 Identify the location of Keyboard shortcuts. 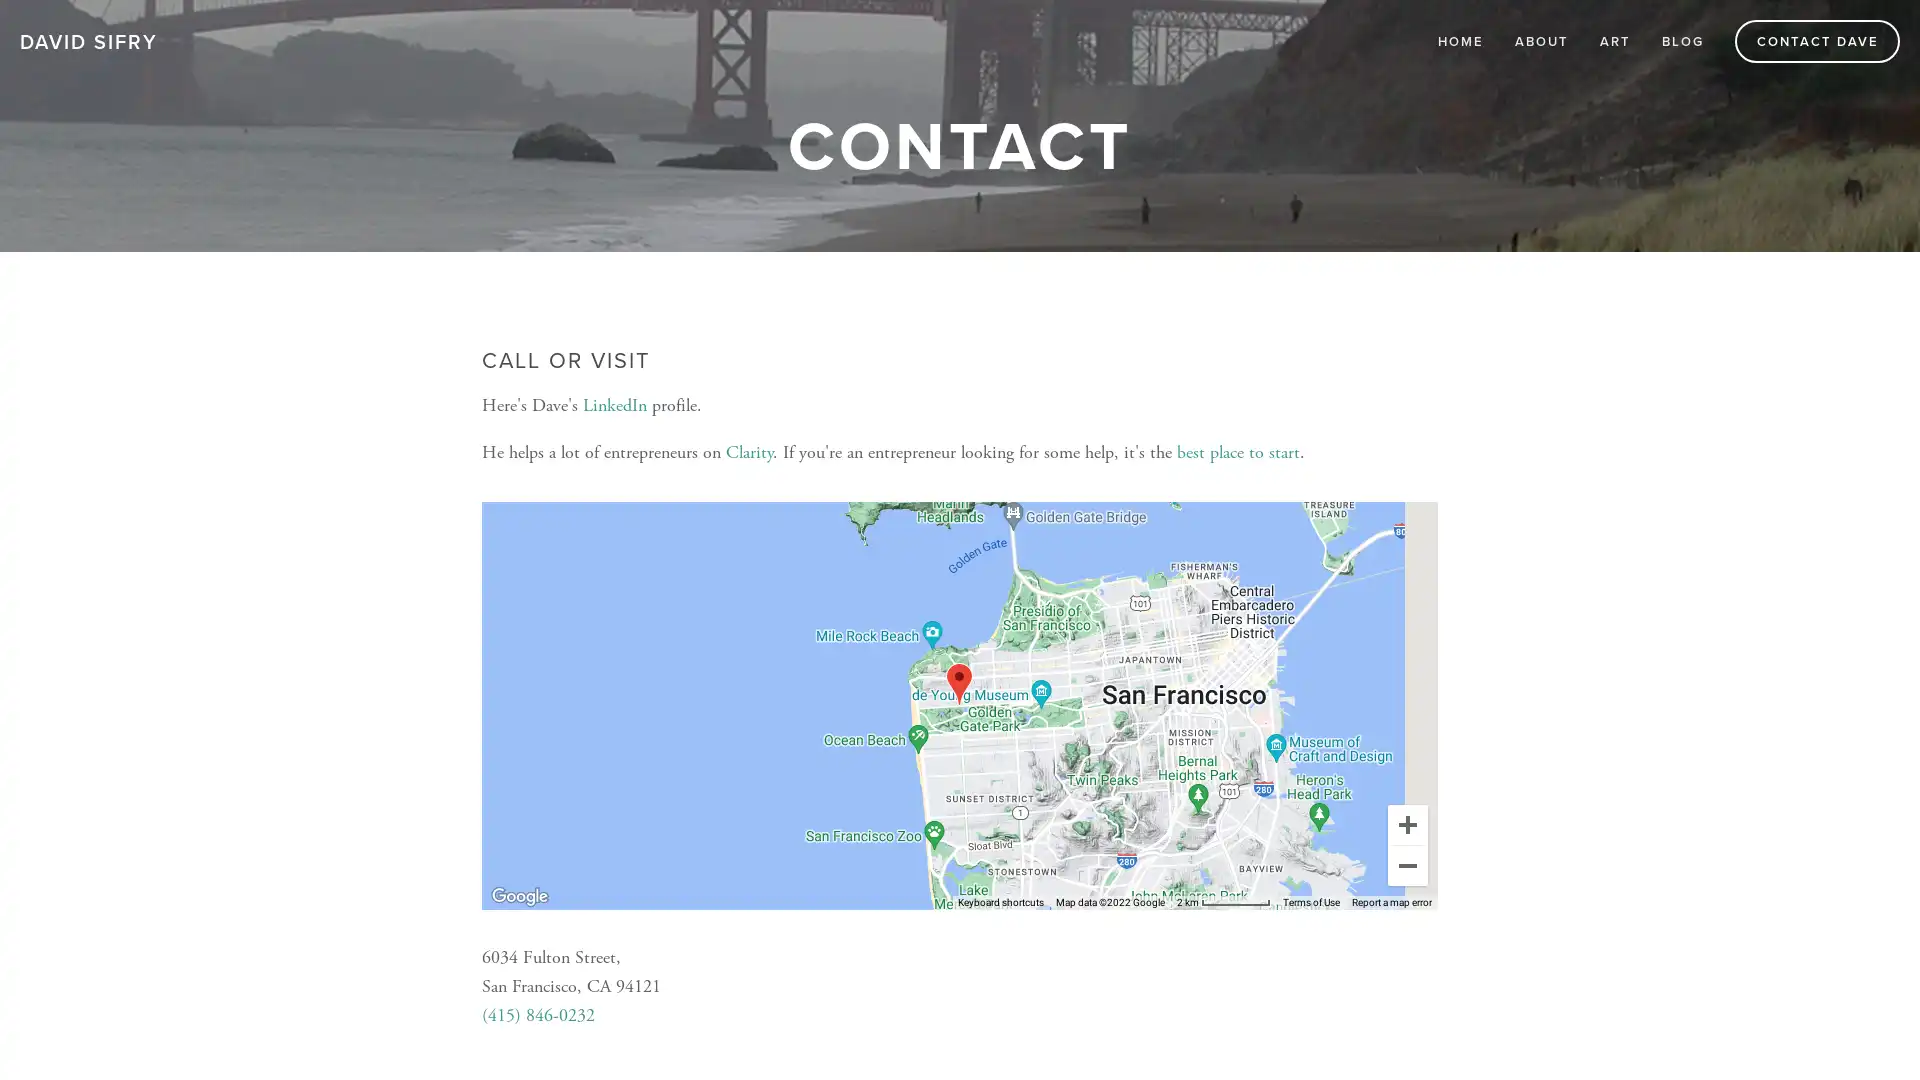
(1001, 902).